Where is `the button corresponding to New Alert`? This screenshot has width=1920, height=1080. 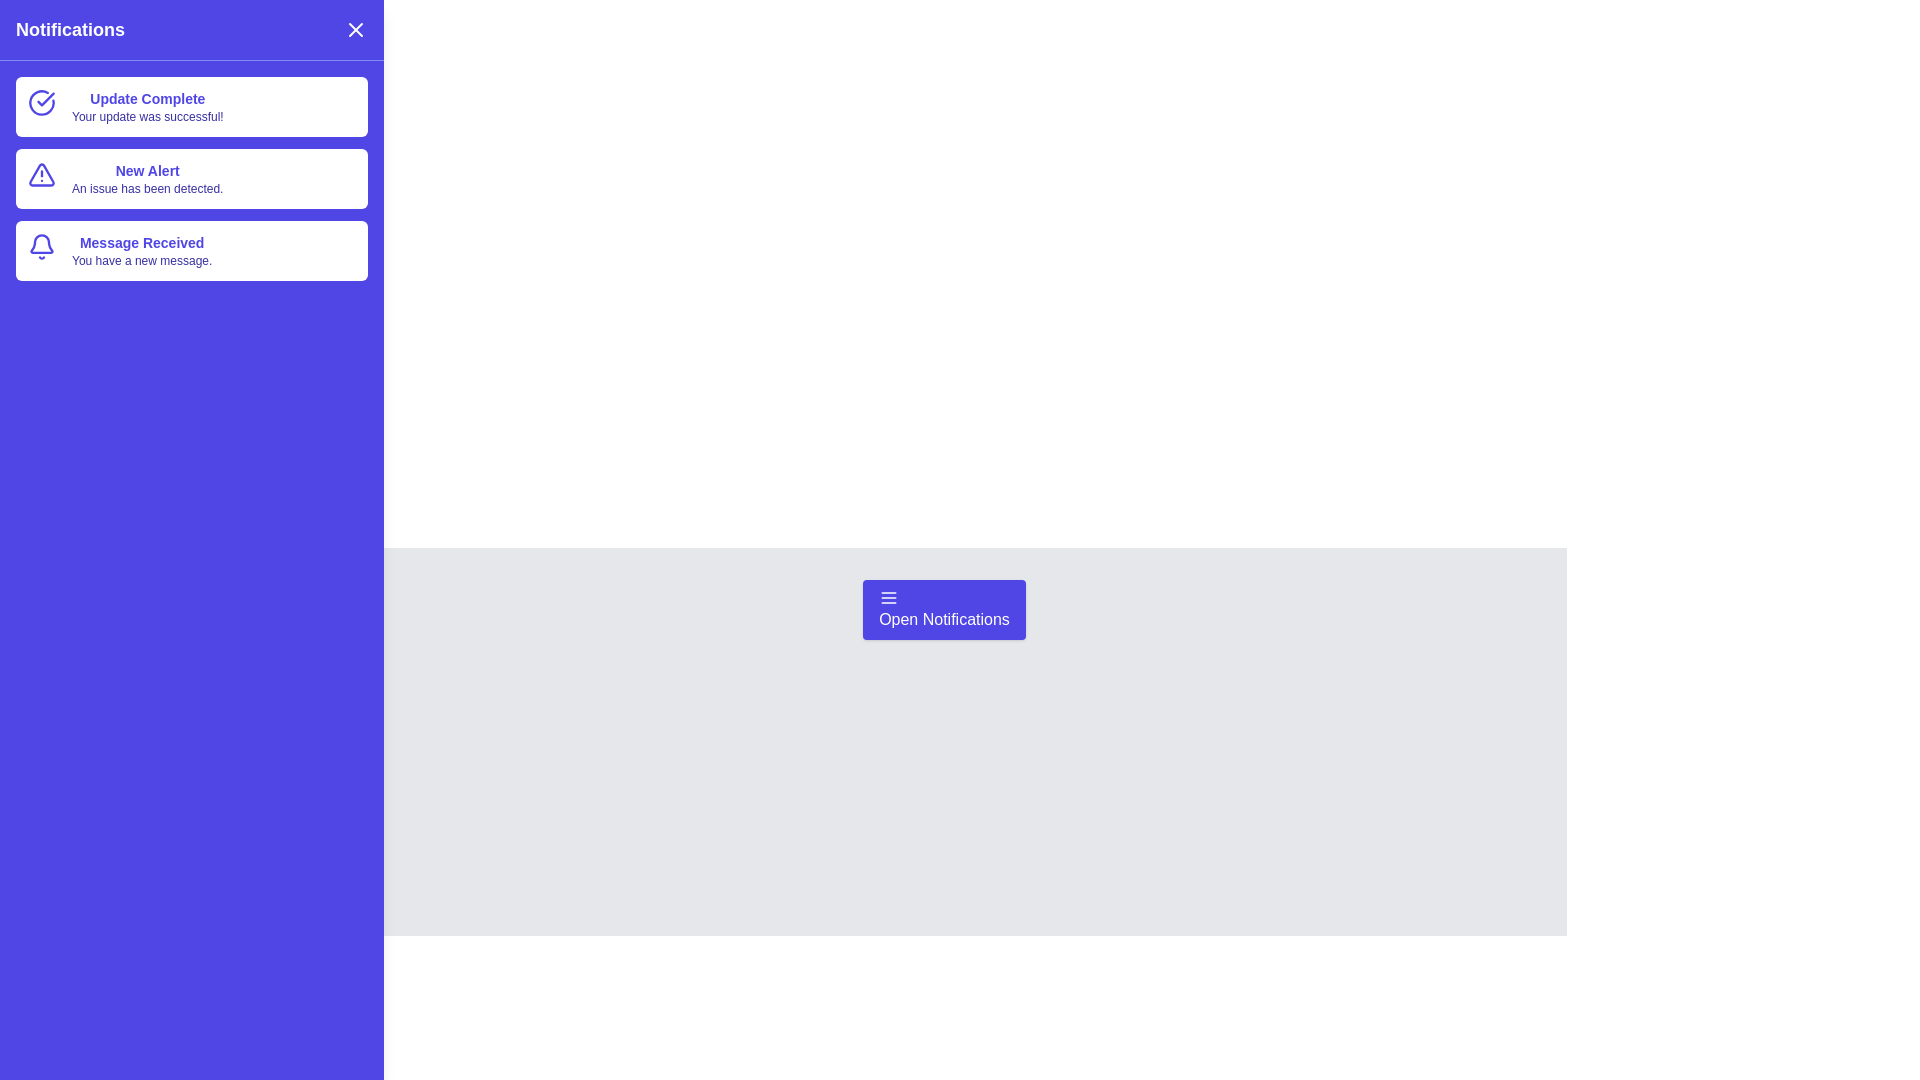
the button corresponding to New Alert is located at coordinates (192, 177).